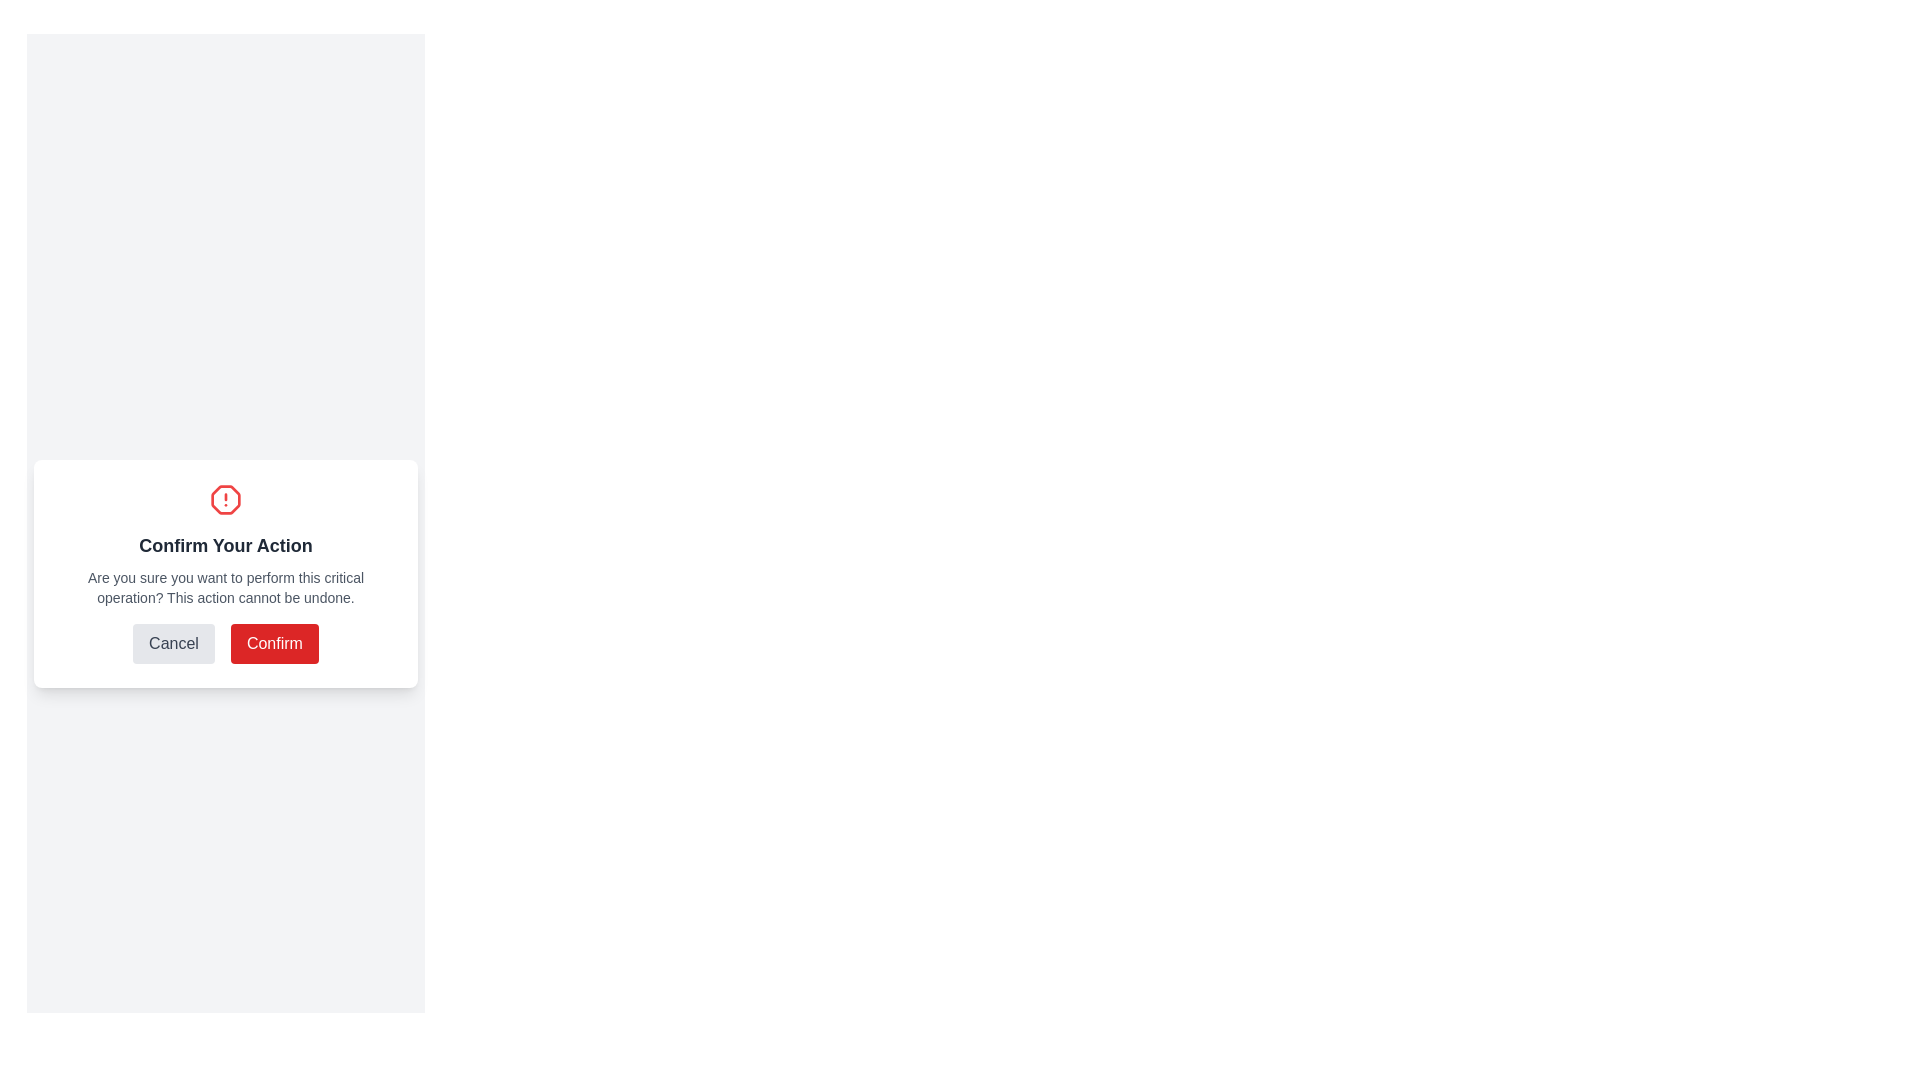  I want to click on the 'Cancel' button, which is a rectangular button with rounded corners, gray background, and dark gray text, located at the bottom of the confirmation dialog box, so click(173, 644).